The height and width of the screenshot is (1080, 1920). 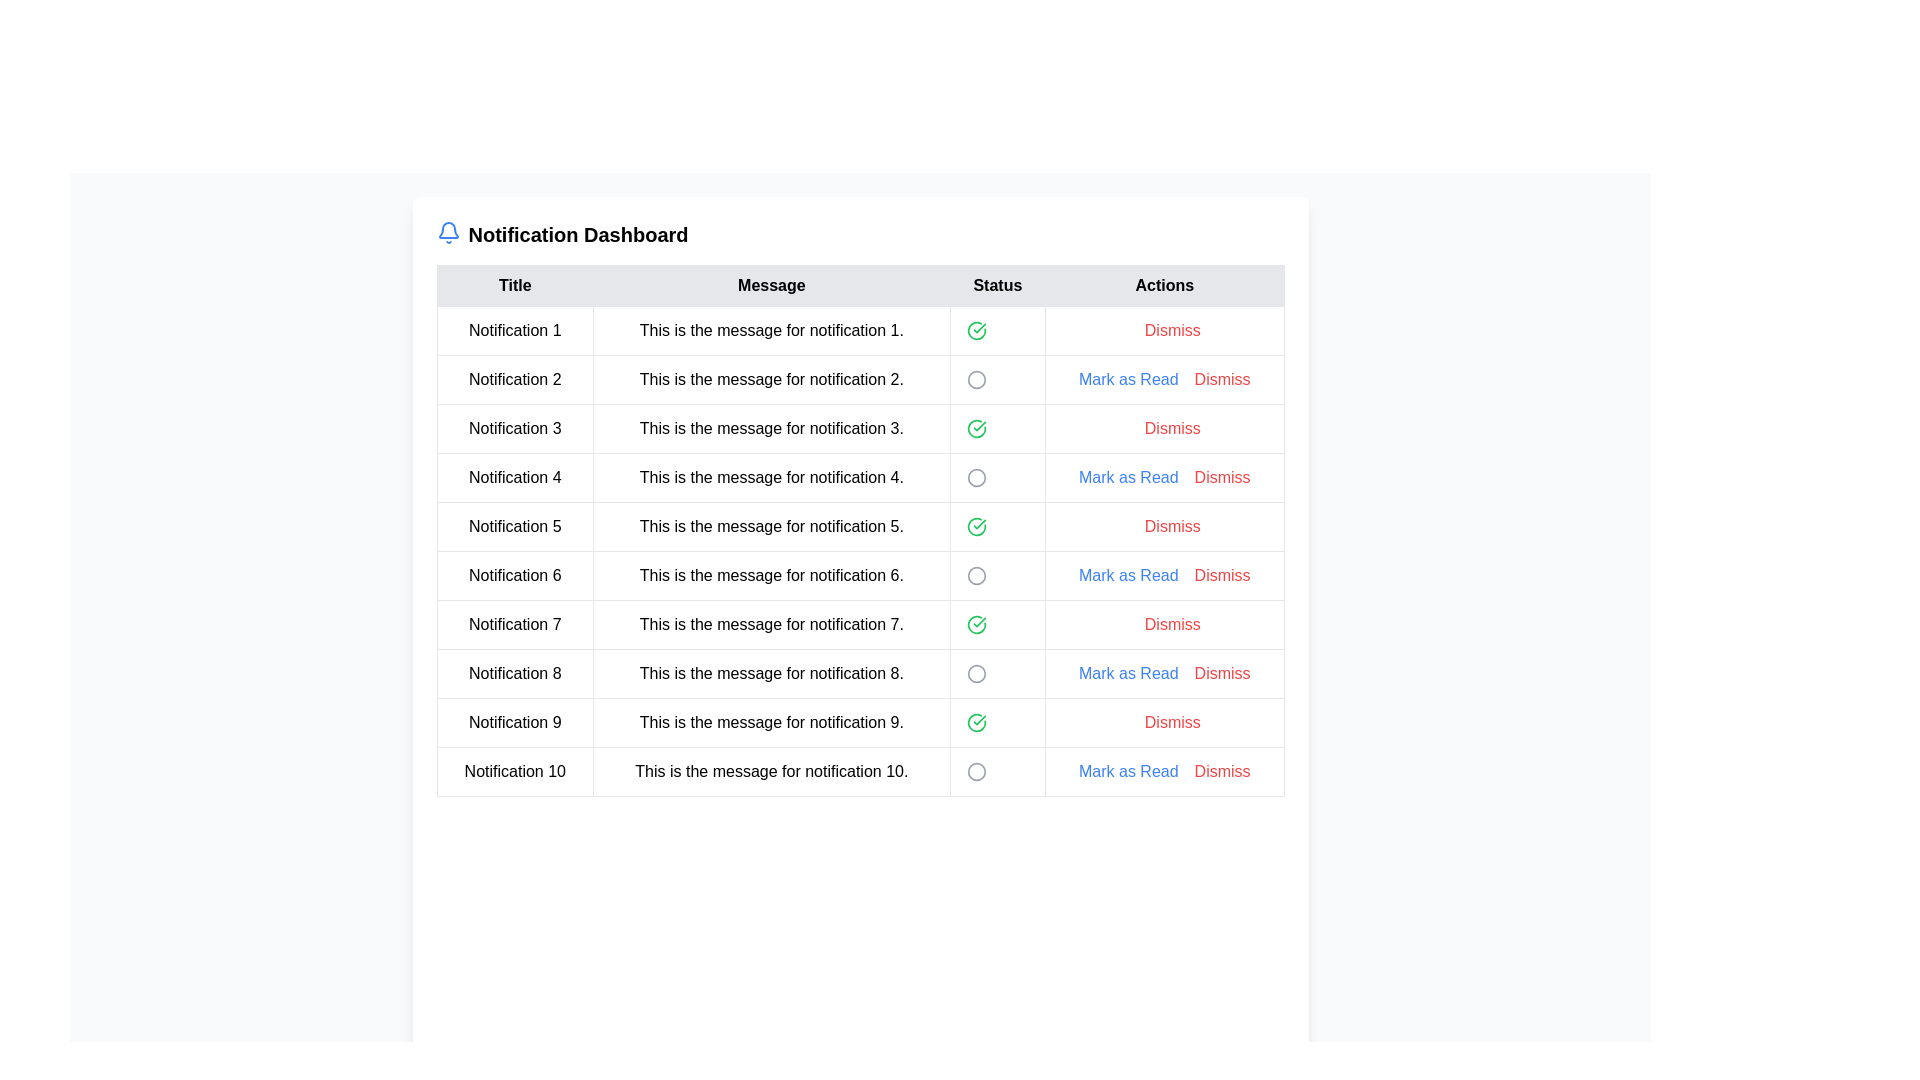 I want to click on the dismiss link/button styled element on the rightmost side of the 'Notification 9' row, so click(x=1164, y=722).